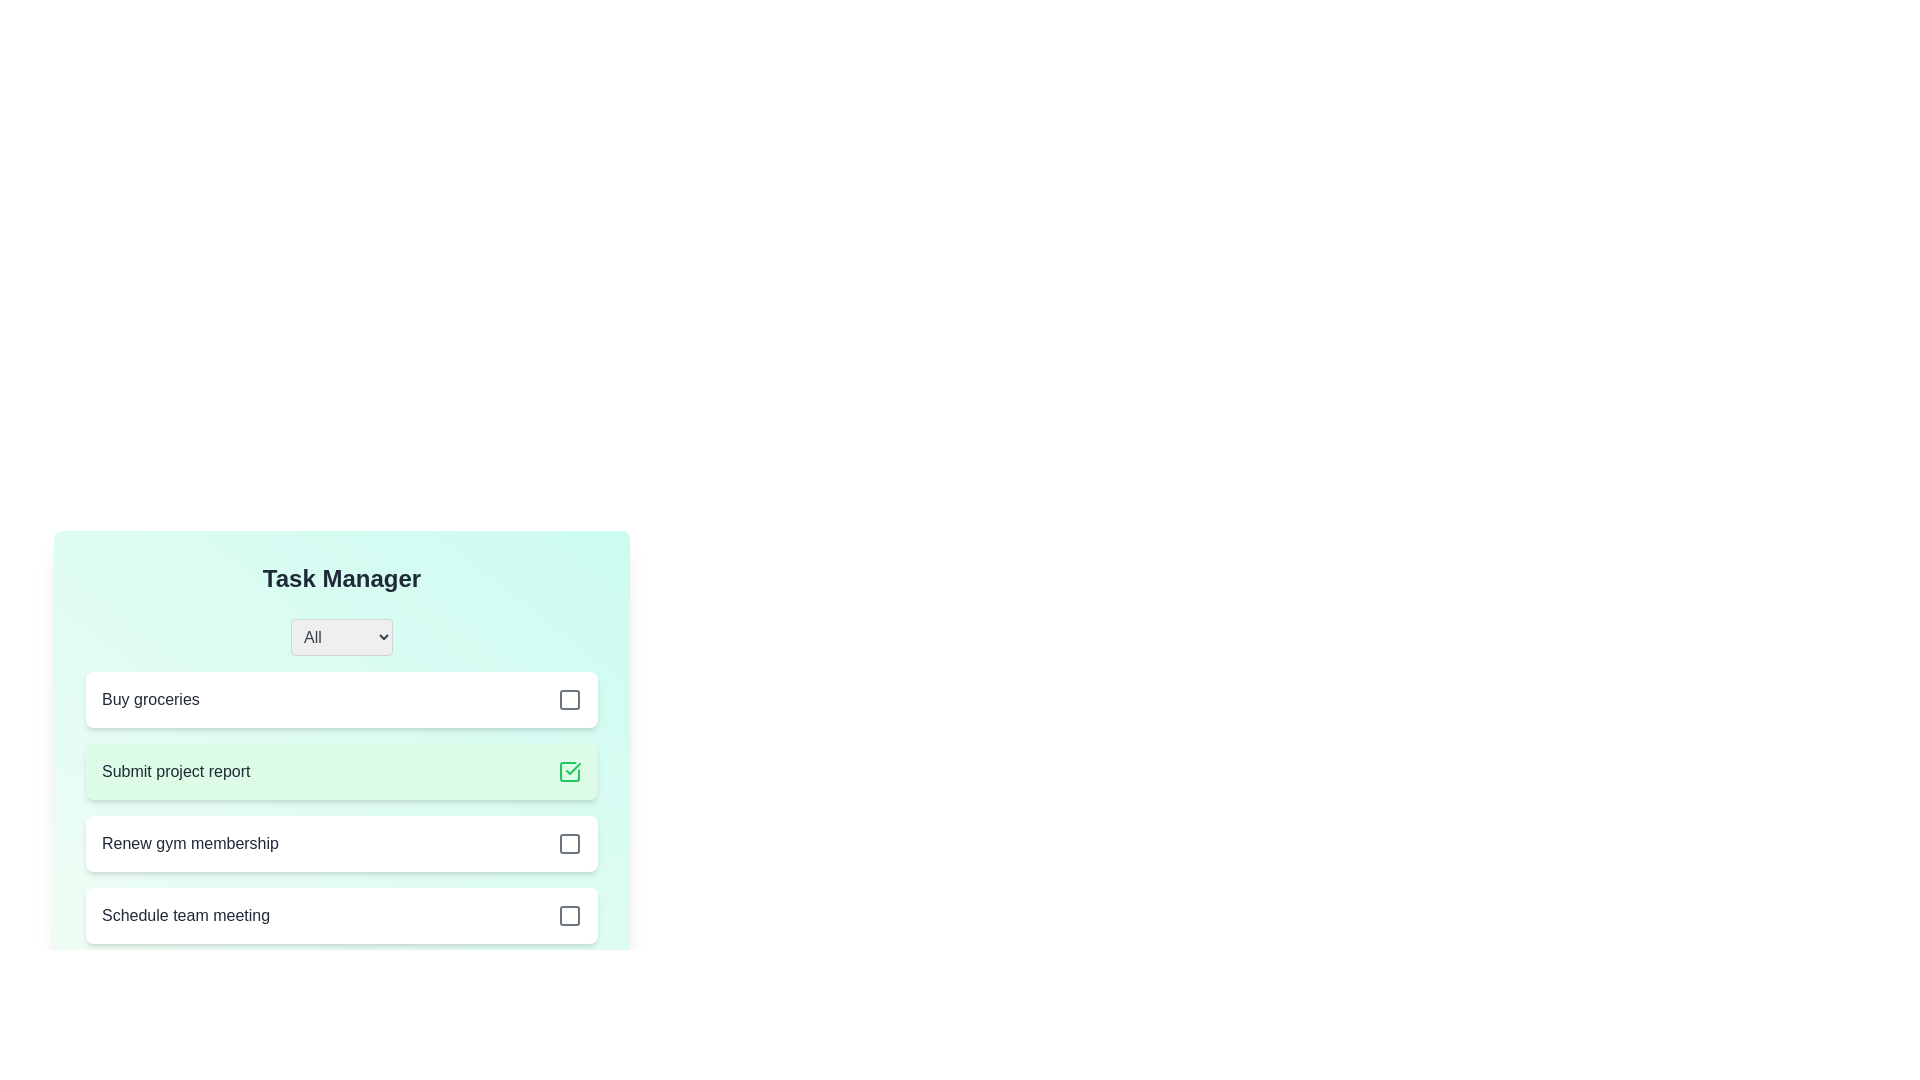  I want to click on the dropdown menu to reveal filter options, so click(341, 637).